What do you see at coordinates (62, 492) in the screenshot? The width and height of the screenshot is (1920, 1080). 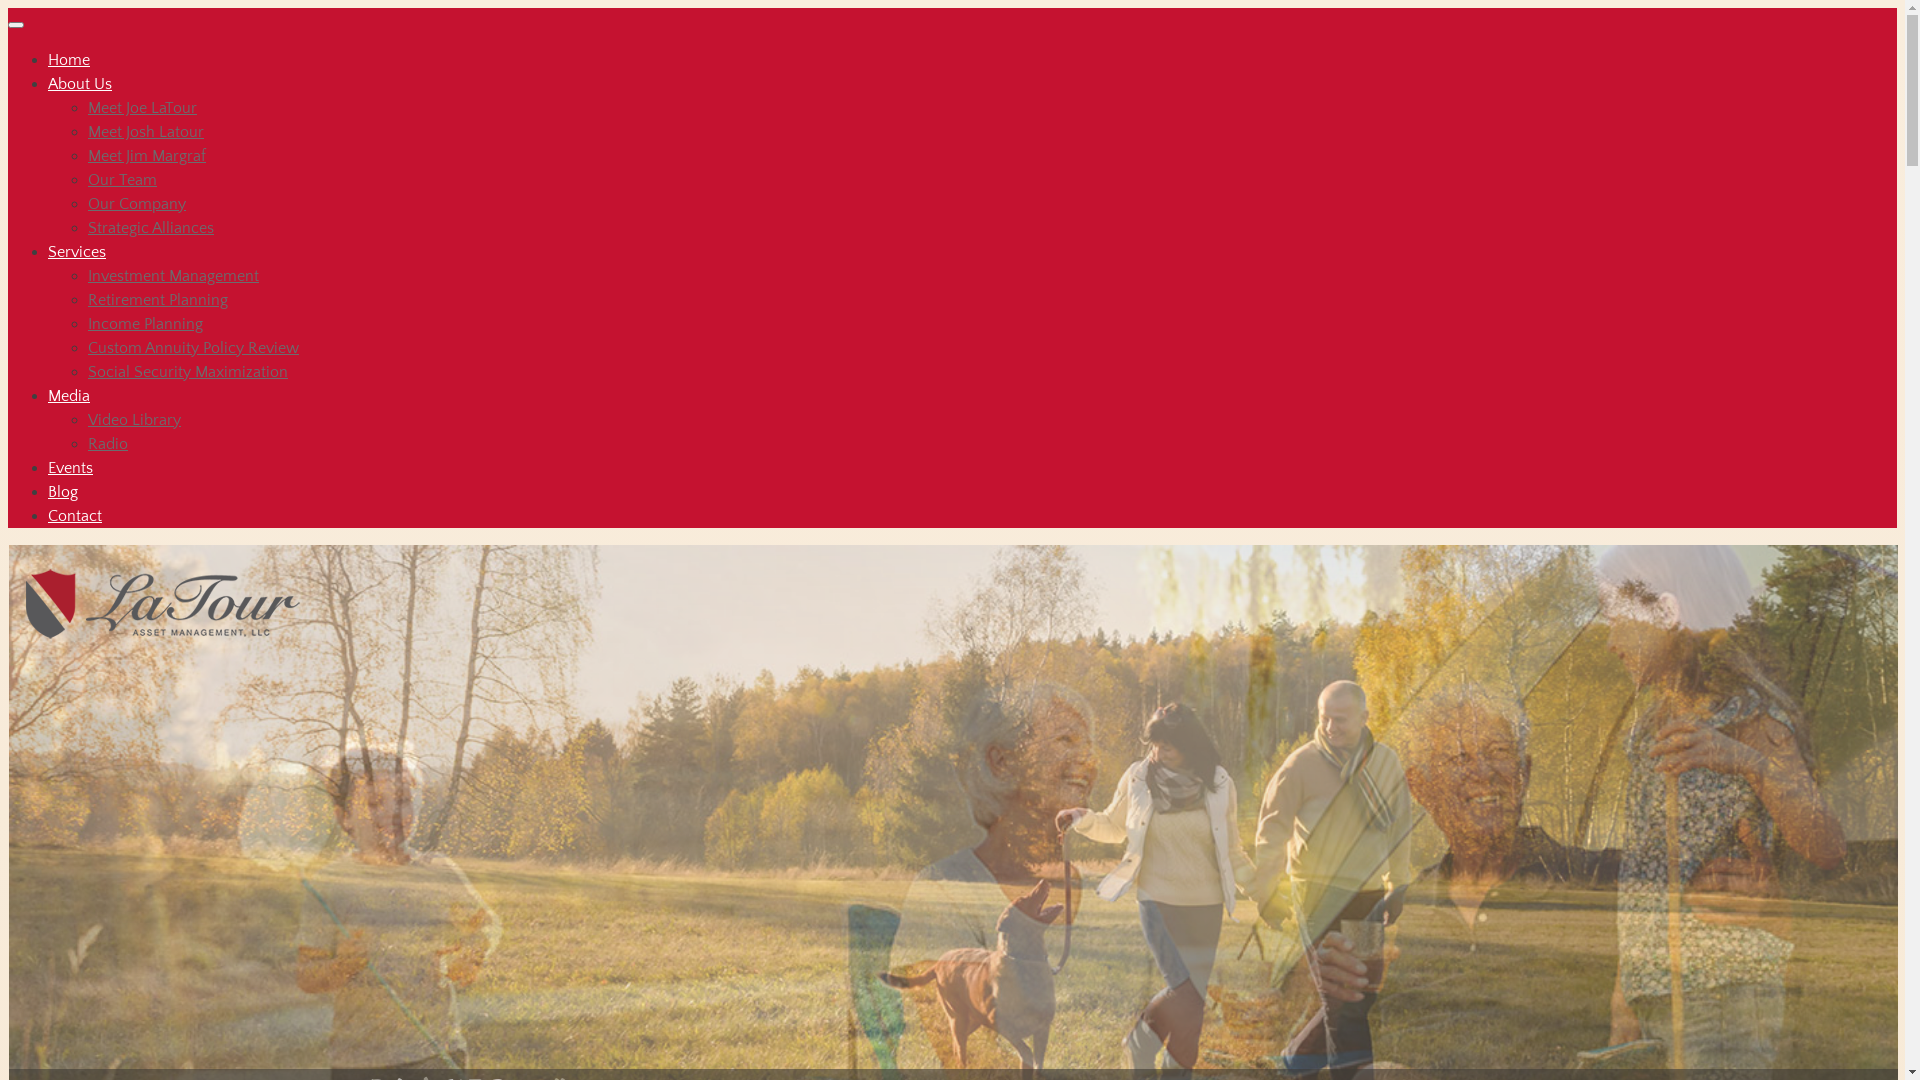 I see `'Blog'` at bounding box center [62, 492].